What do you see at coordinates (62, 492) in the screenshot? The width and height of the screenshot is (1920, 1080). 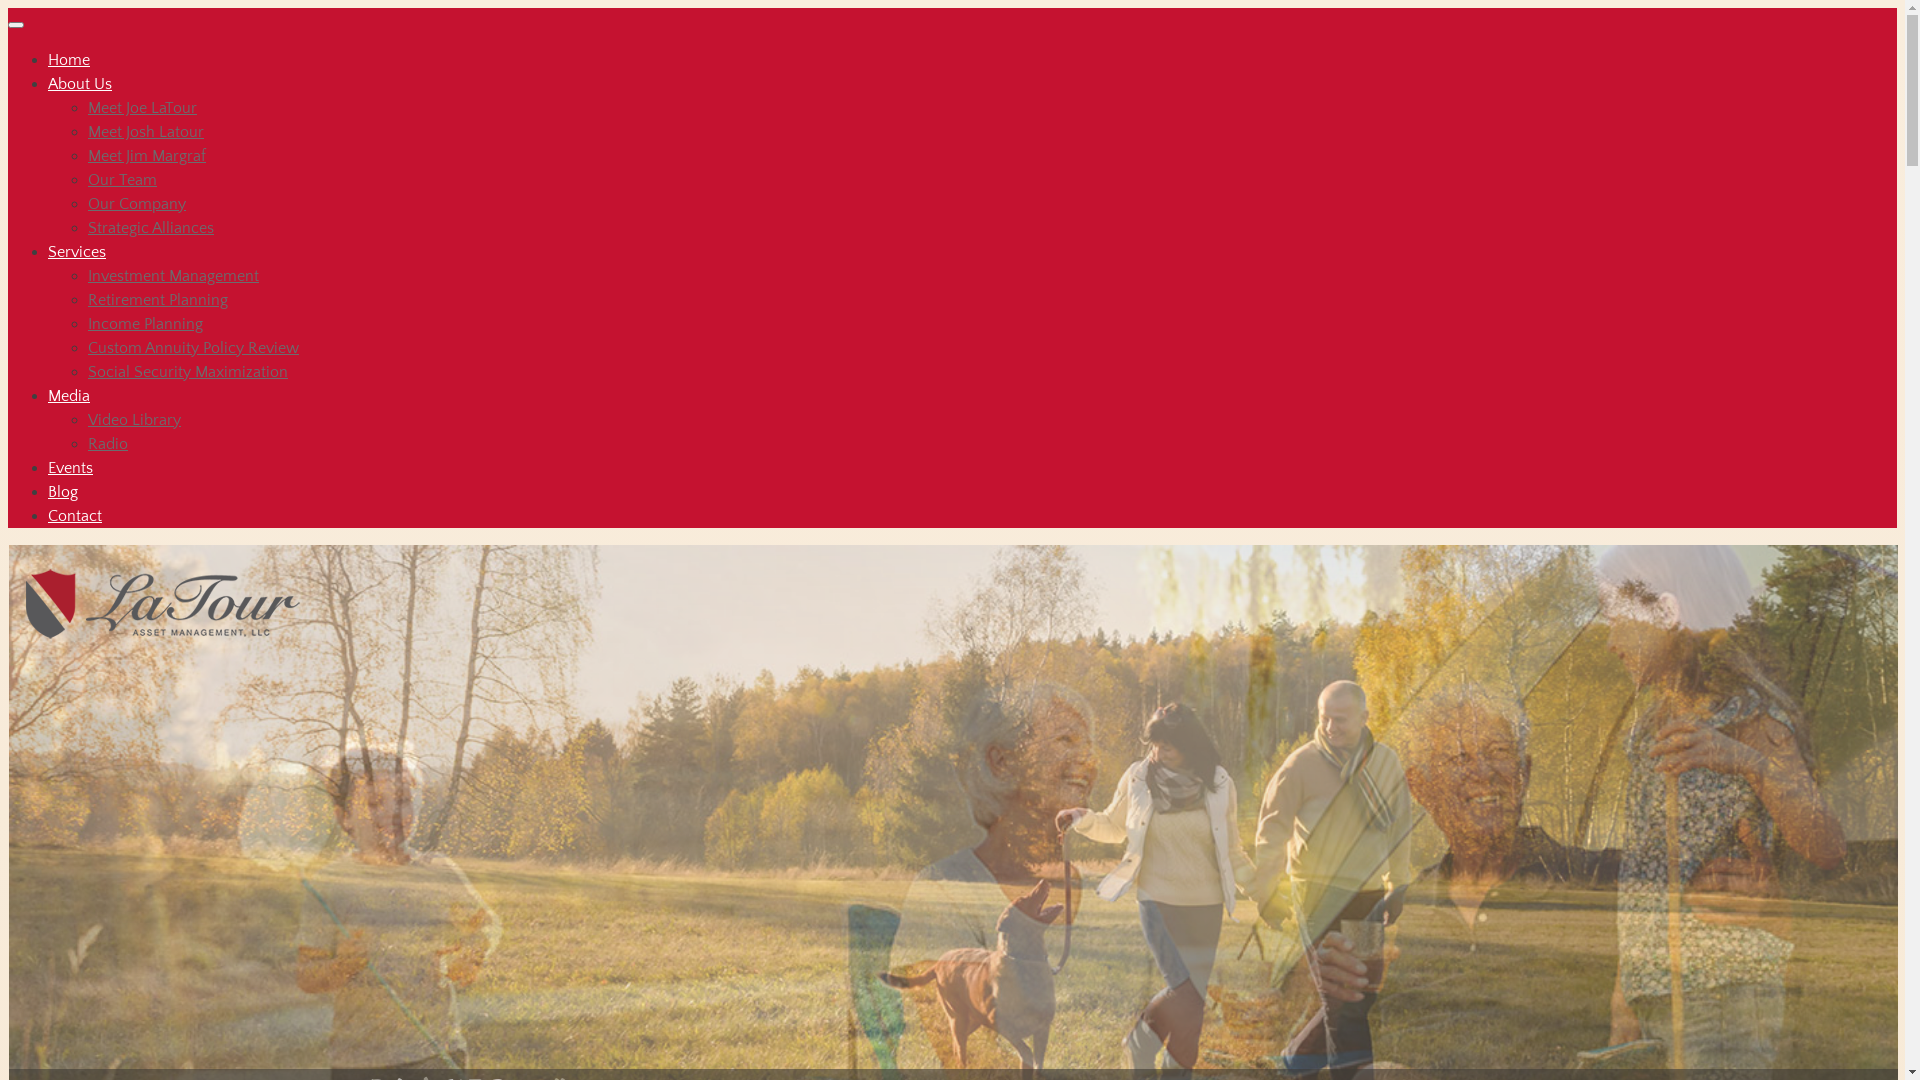 I see `'Blog'` at bounding box center [62, 492].